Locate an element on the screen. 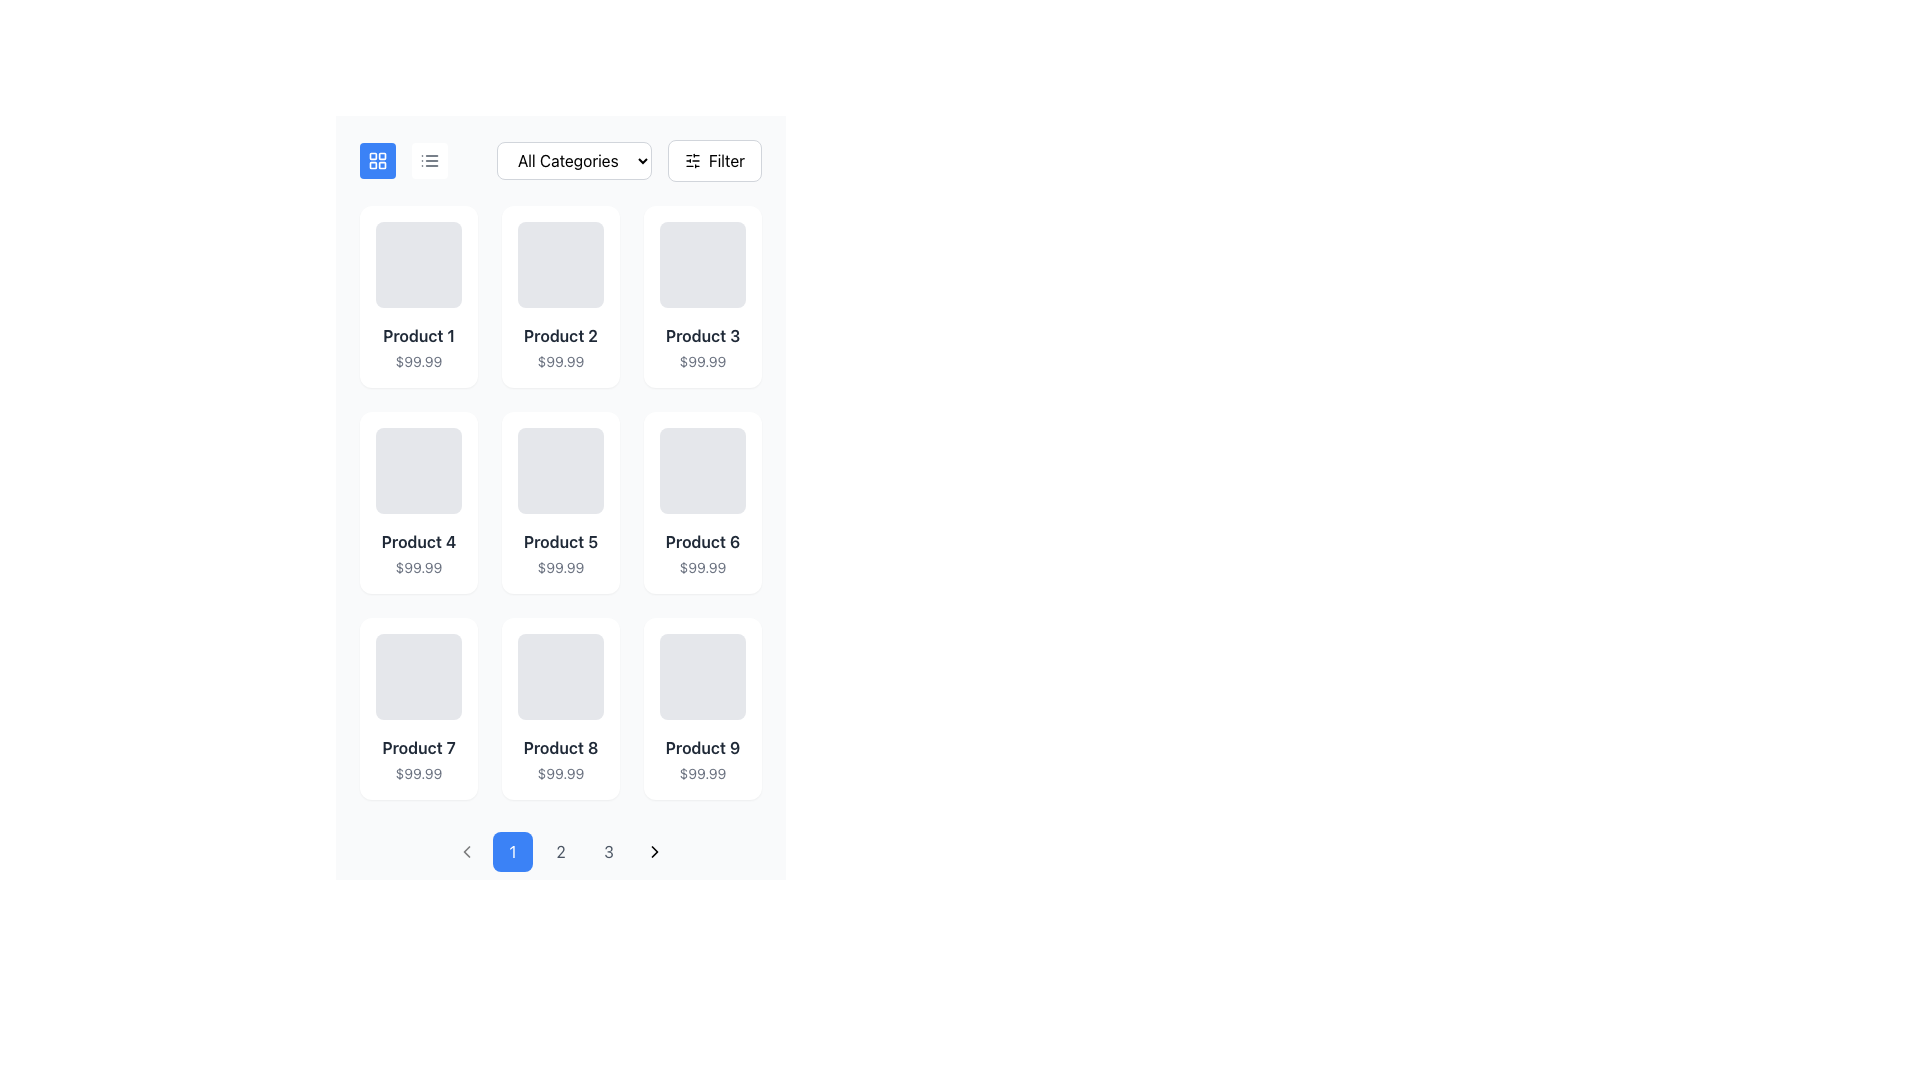 This screenshot has width=1920, height=1080. text display element located in the bottom-right cell of a 3x3 grid layout which contains the product name and price information is located at coordinates (702, 759).